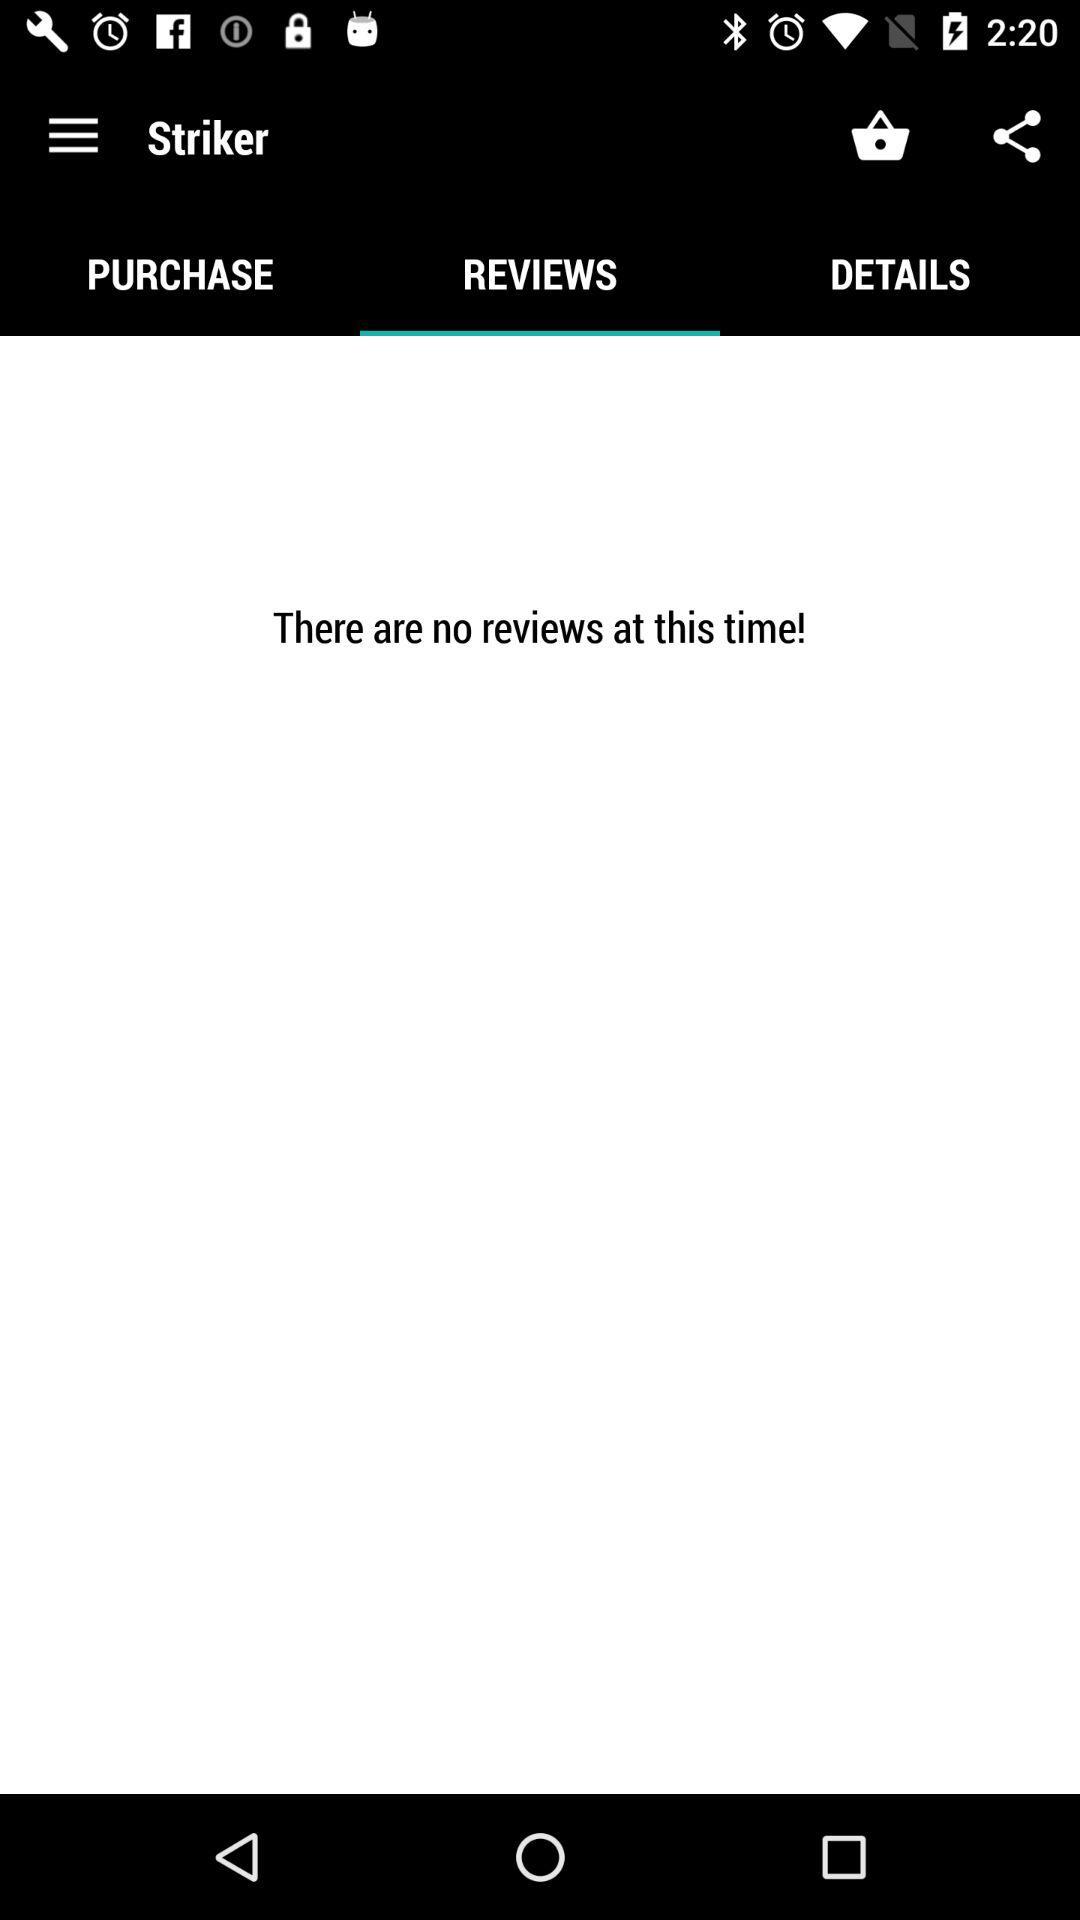 This screenshot has width=1080, height=1920. Describe the element at coordinates (72, 135) in the screenshot. I see `the icon above the purchase` at that location.